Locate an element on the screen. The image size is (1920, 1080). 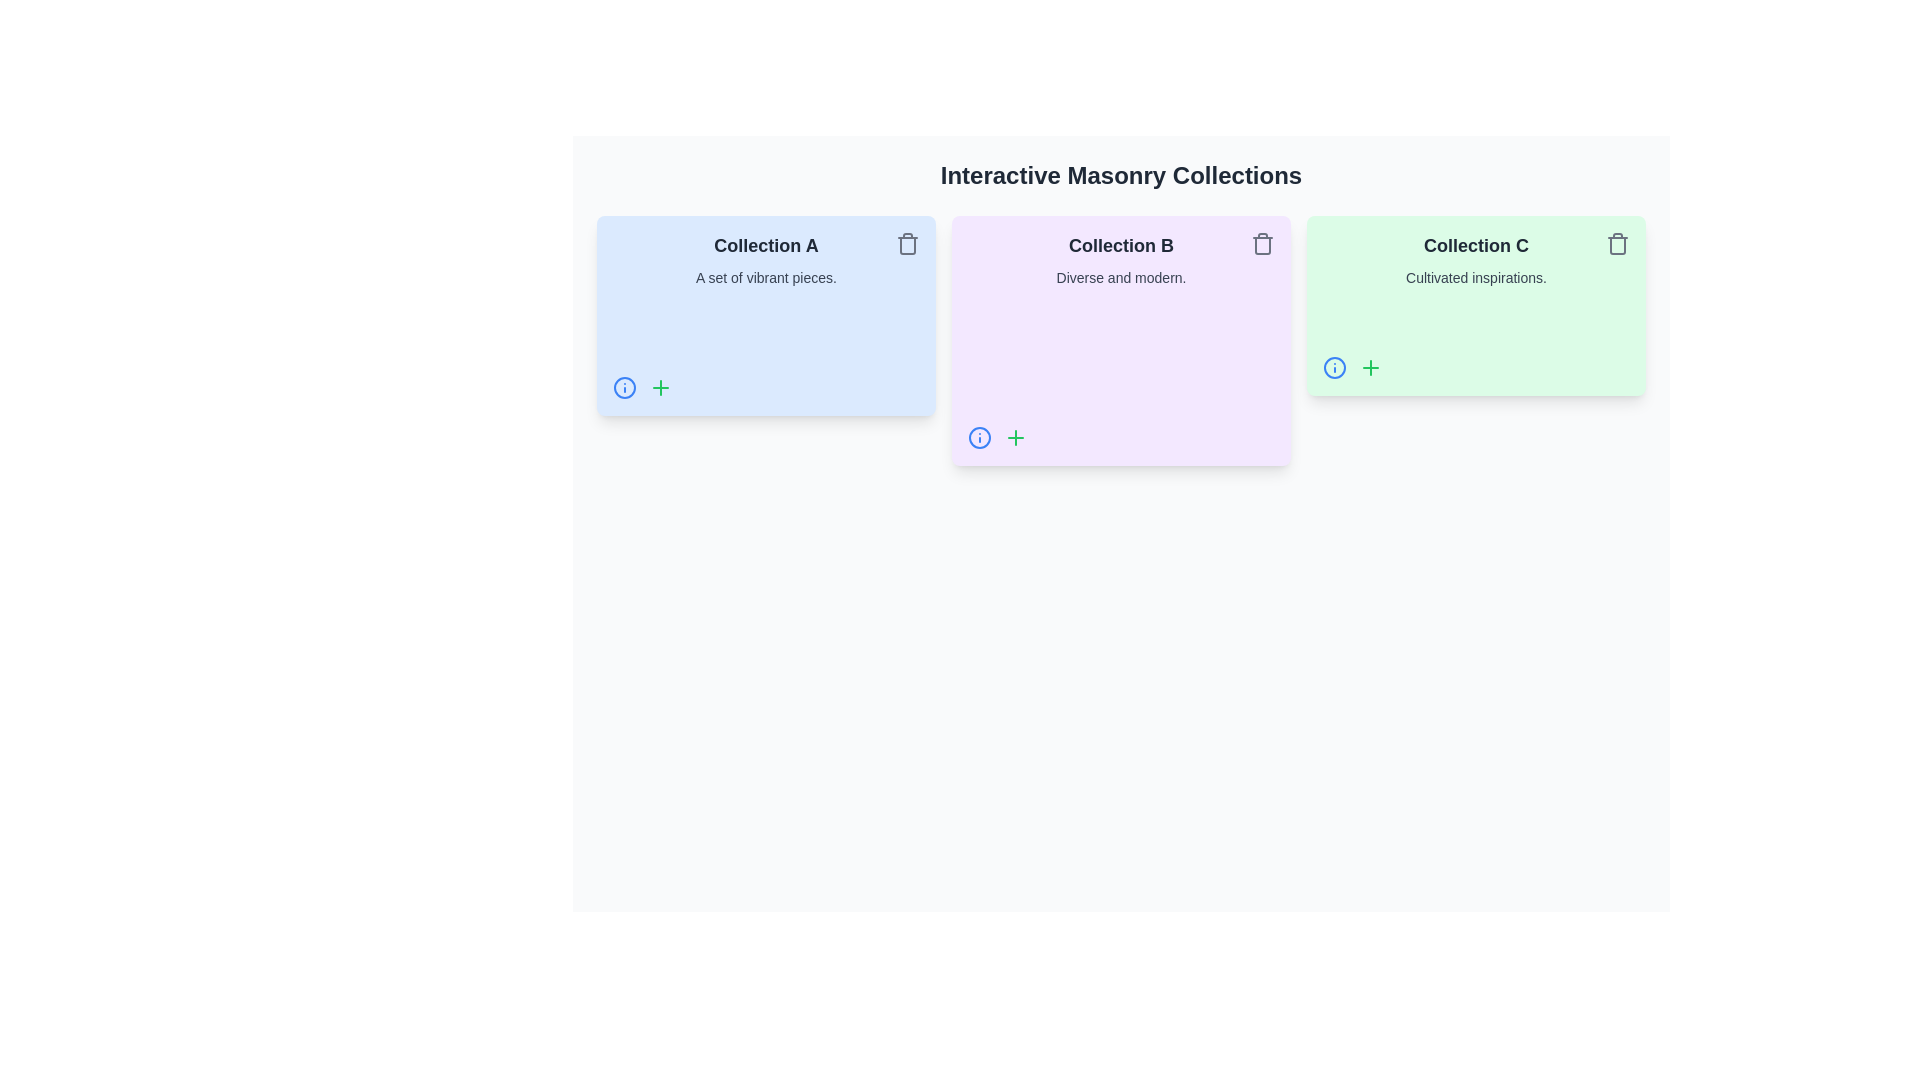
the delete button located in the top-right corner of the green card labeled 'Collection C - Cultivated inspirations' is located at coordinates (1617, 242).